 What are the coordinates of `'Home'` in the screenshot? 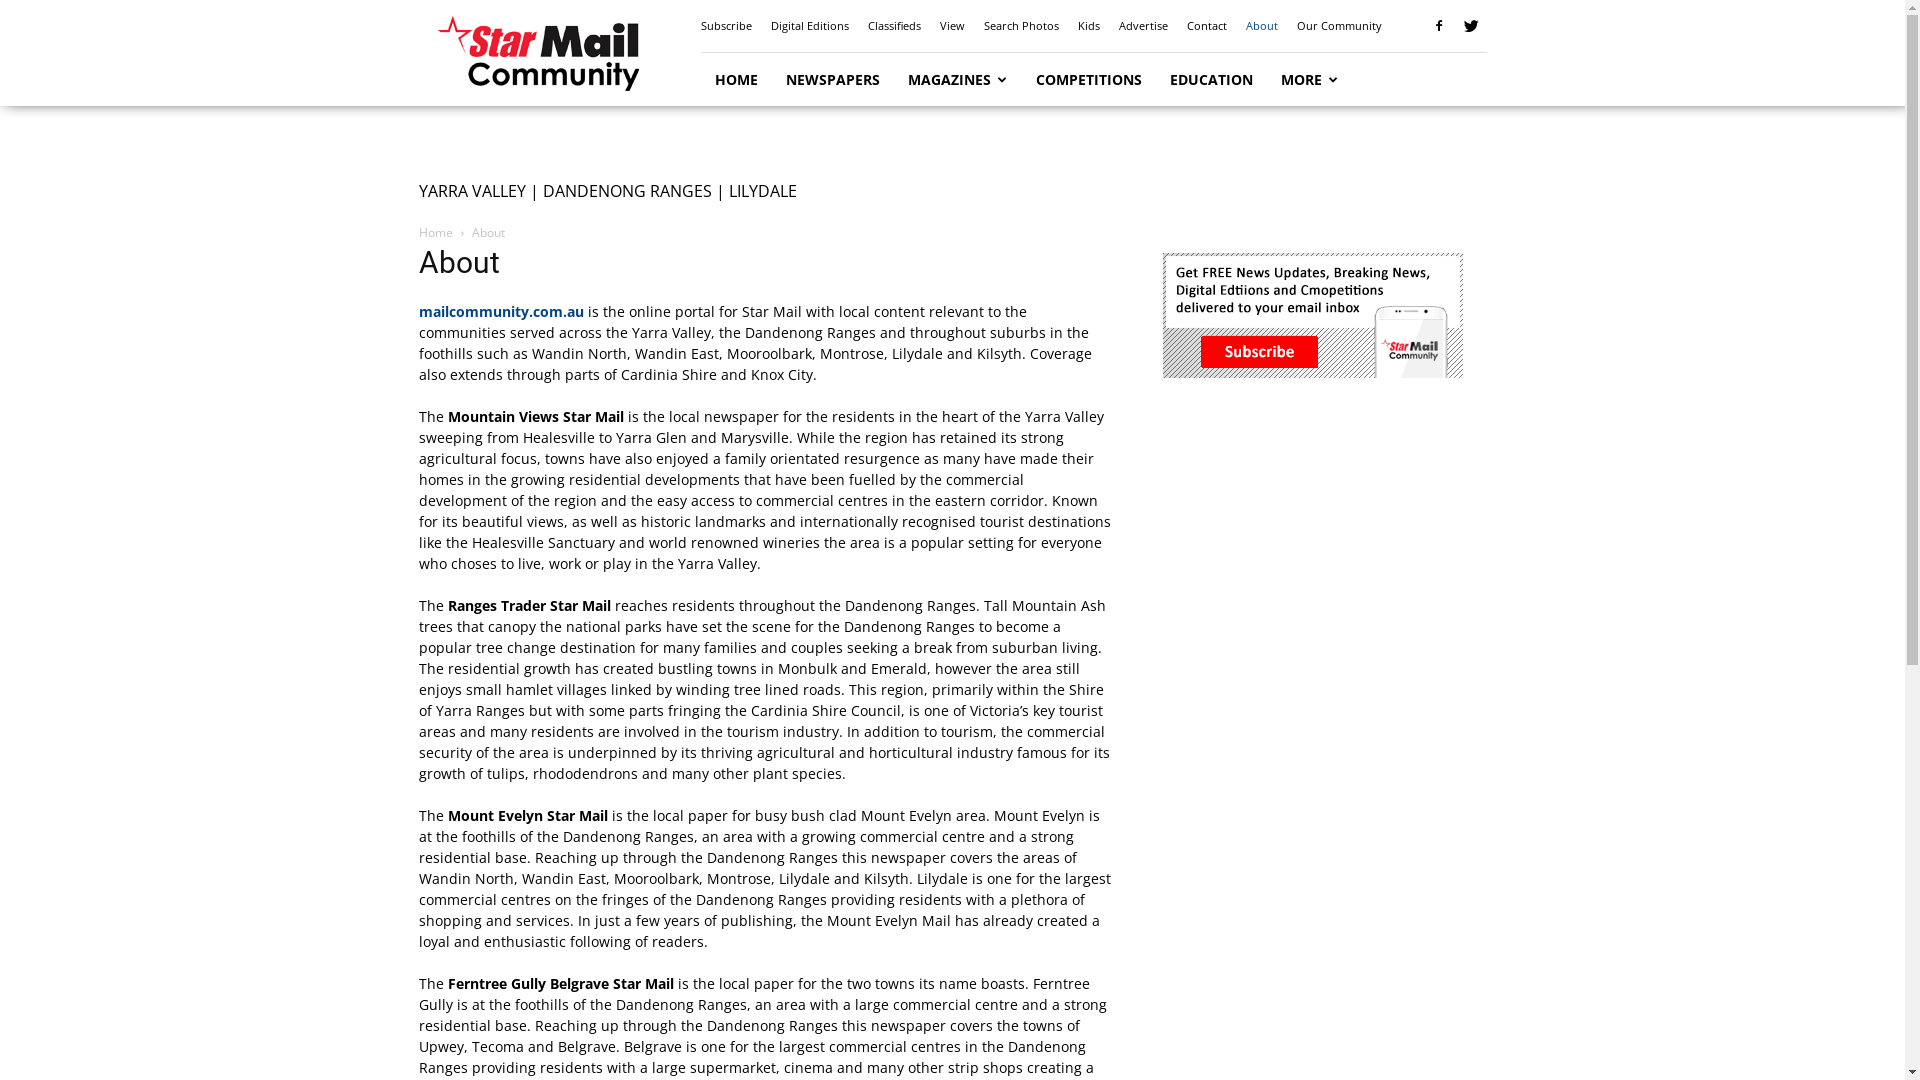 It's located at (434, 231).